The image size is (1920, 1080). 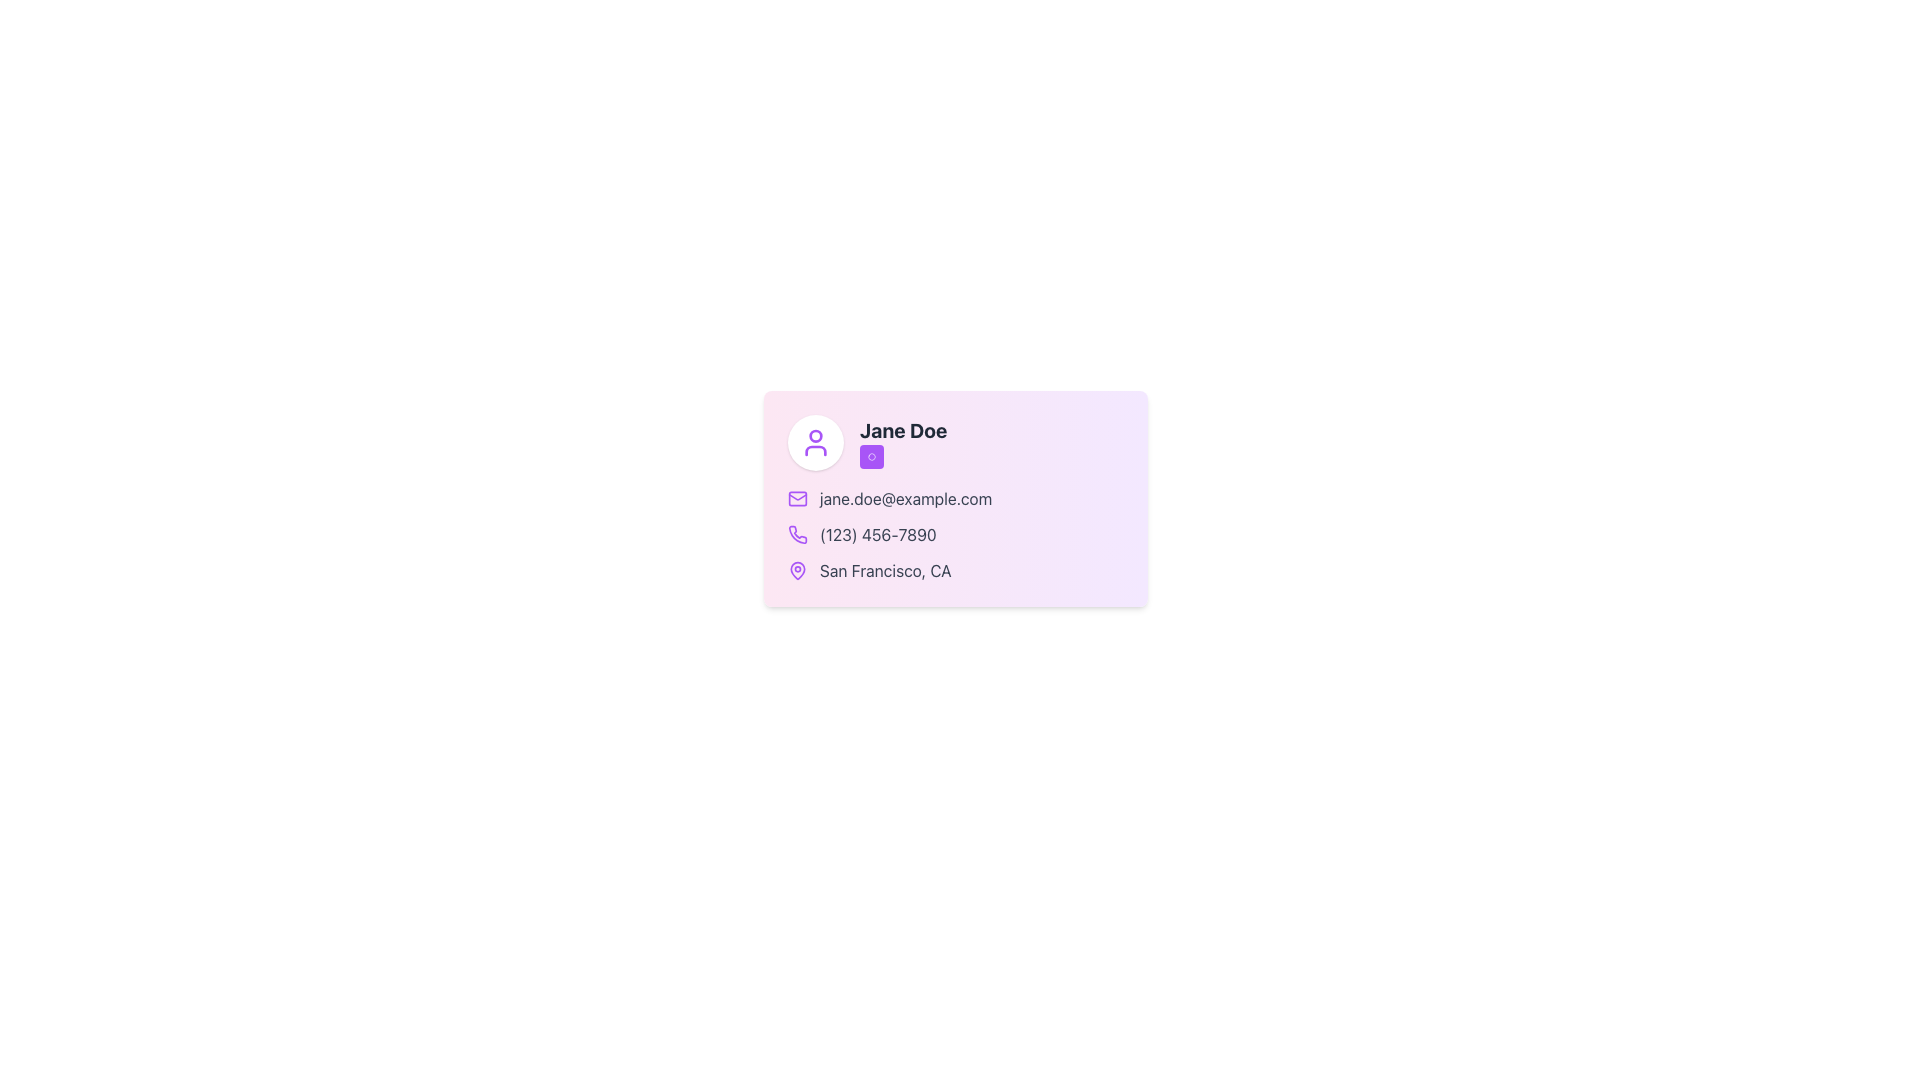 What do you see at coordinates (796, 497) in the screenshot?
I see `the email icon that visually indicates the email field for the address 'jane.doe@example.com'` at bounding box center [796, 497].